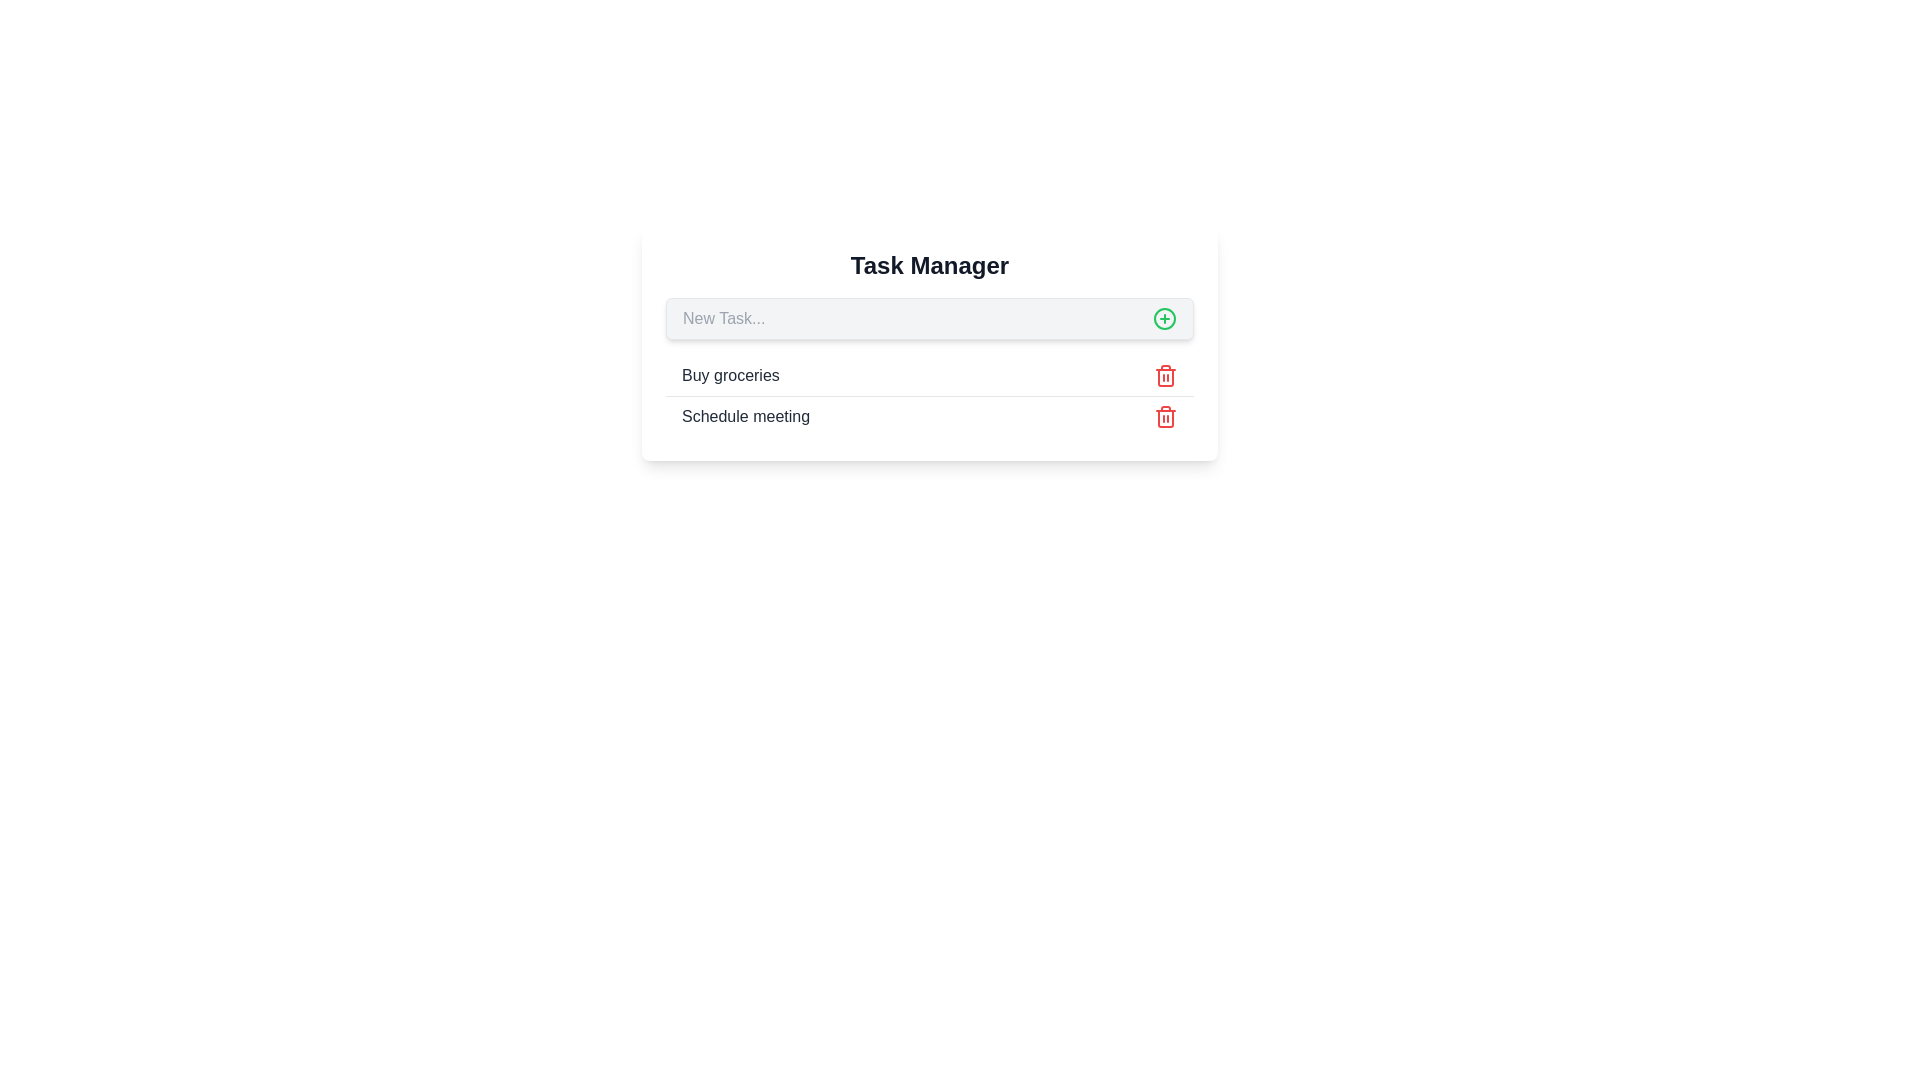 The image size is (1920, 1080). I want to click on the interactive icon, so click(1165, 318).